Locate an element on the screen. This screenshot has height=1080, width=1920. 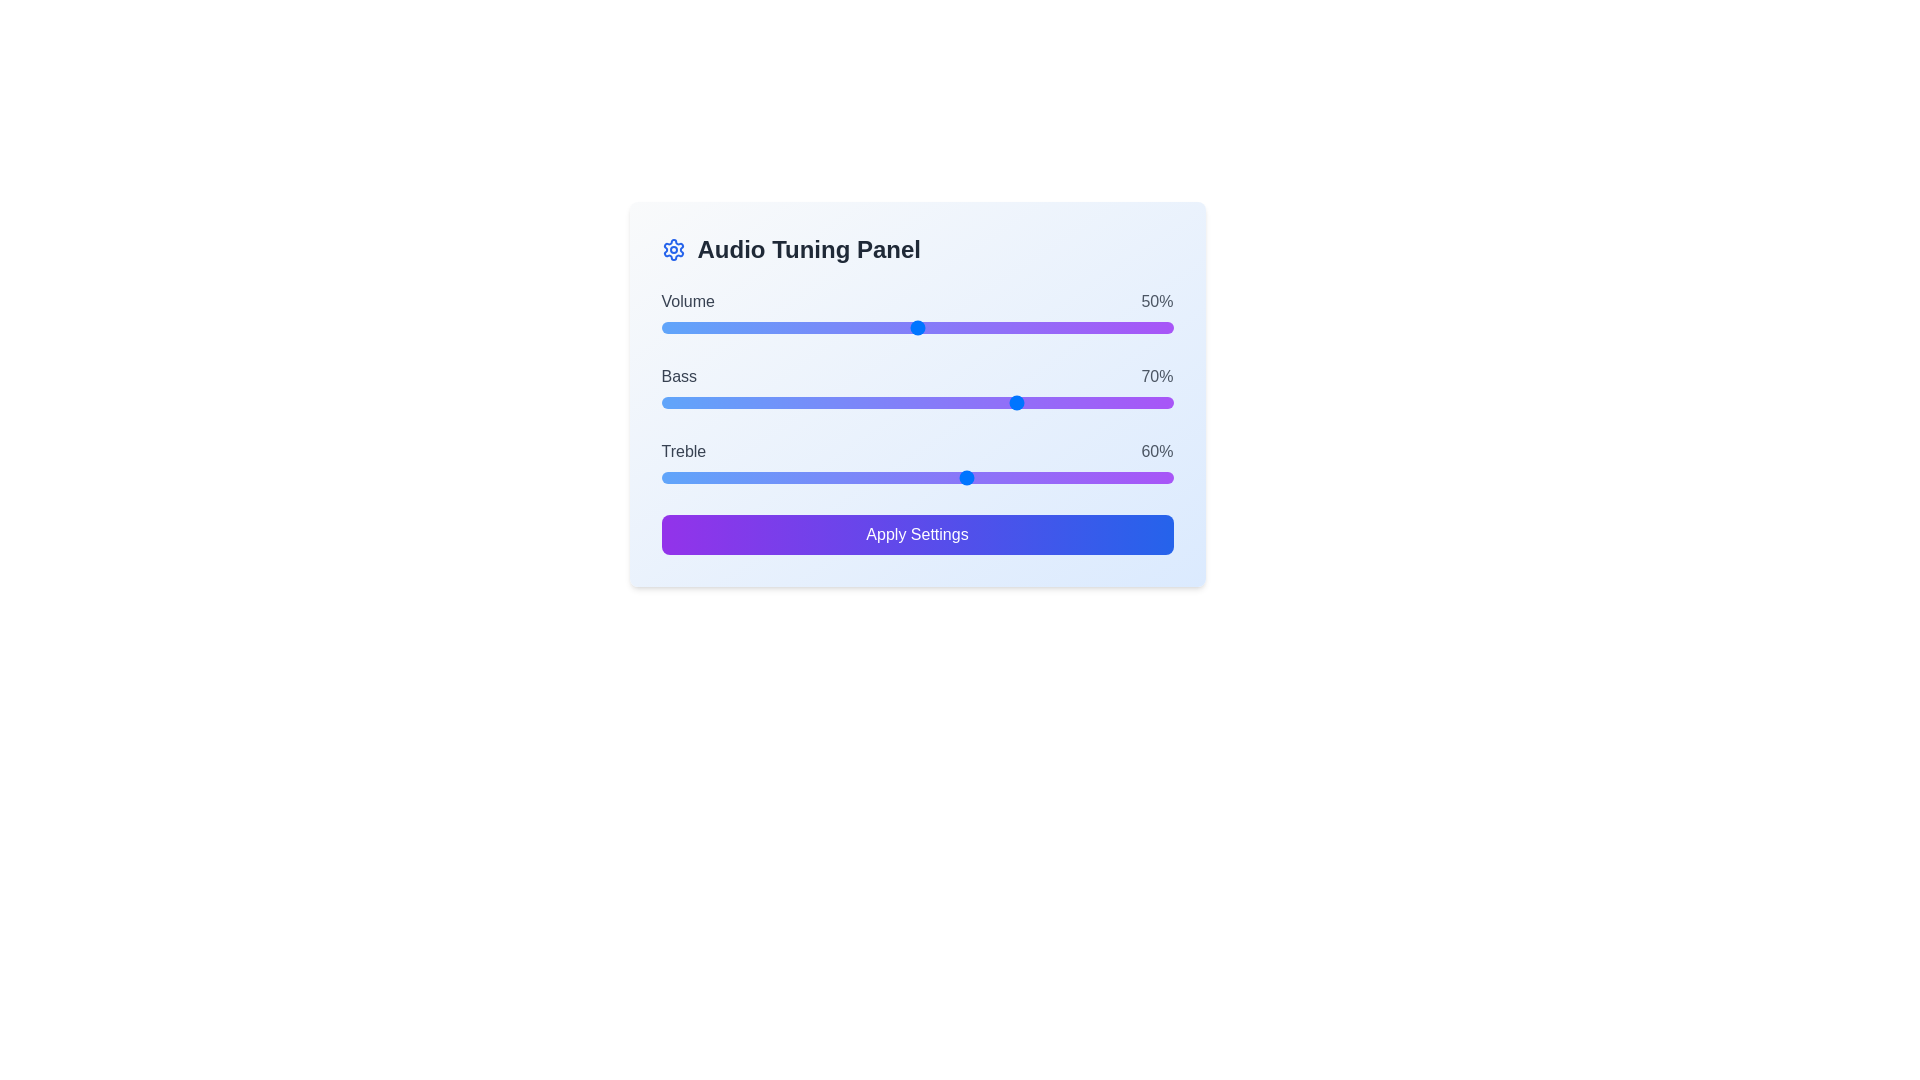
the slider's value is located at coordinates (835, 478).